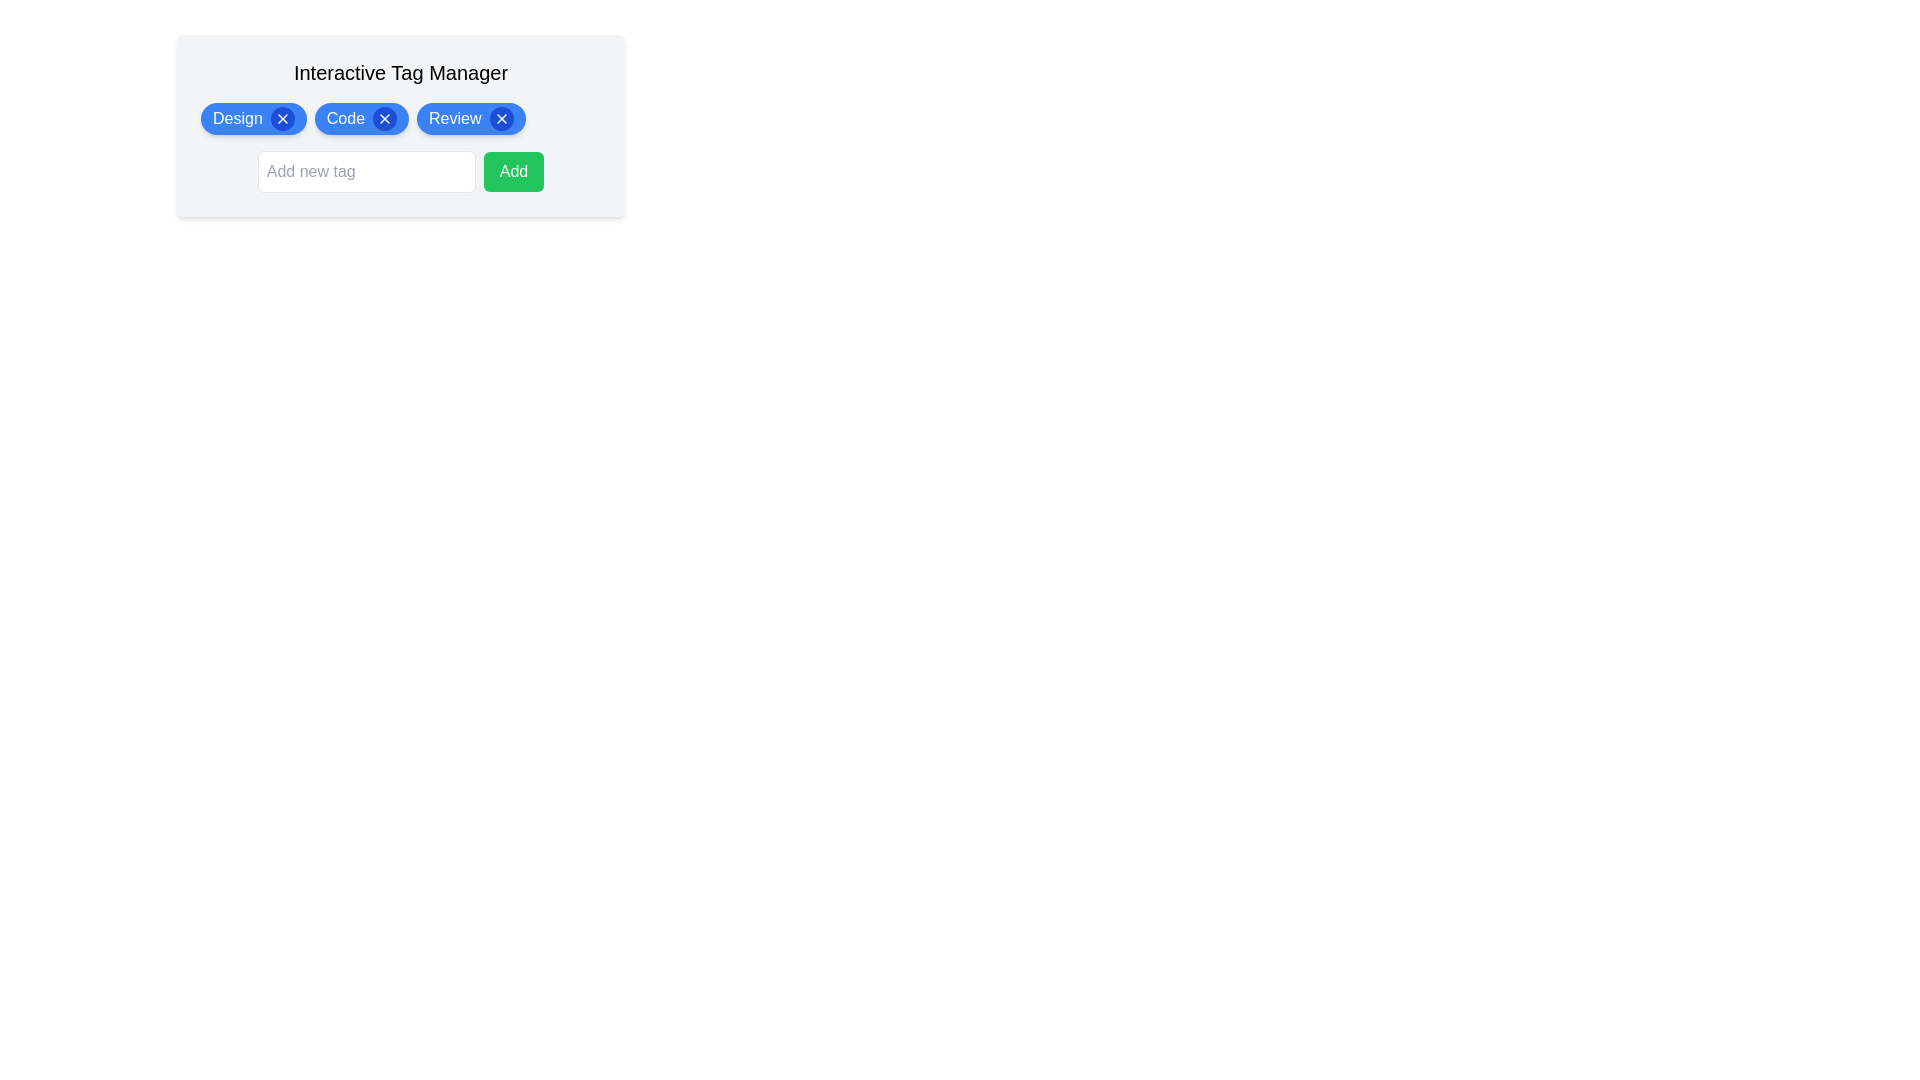  Describe the element at coordinates (454, 119) in the screenshot. I see `the third tag in the horizontally aligned group of tags, which is part of the tagging system below the title 'Interactive Tag Manager'` at that location.